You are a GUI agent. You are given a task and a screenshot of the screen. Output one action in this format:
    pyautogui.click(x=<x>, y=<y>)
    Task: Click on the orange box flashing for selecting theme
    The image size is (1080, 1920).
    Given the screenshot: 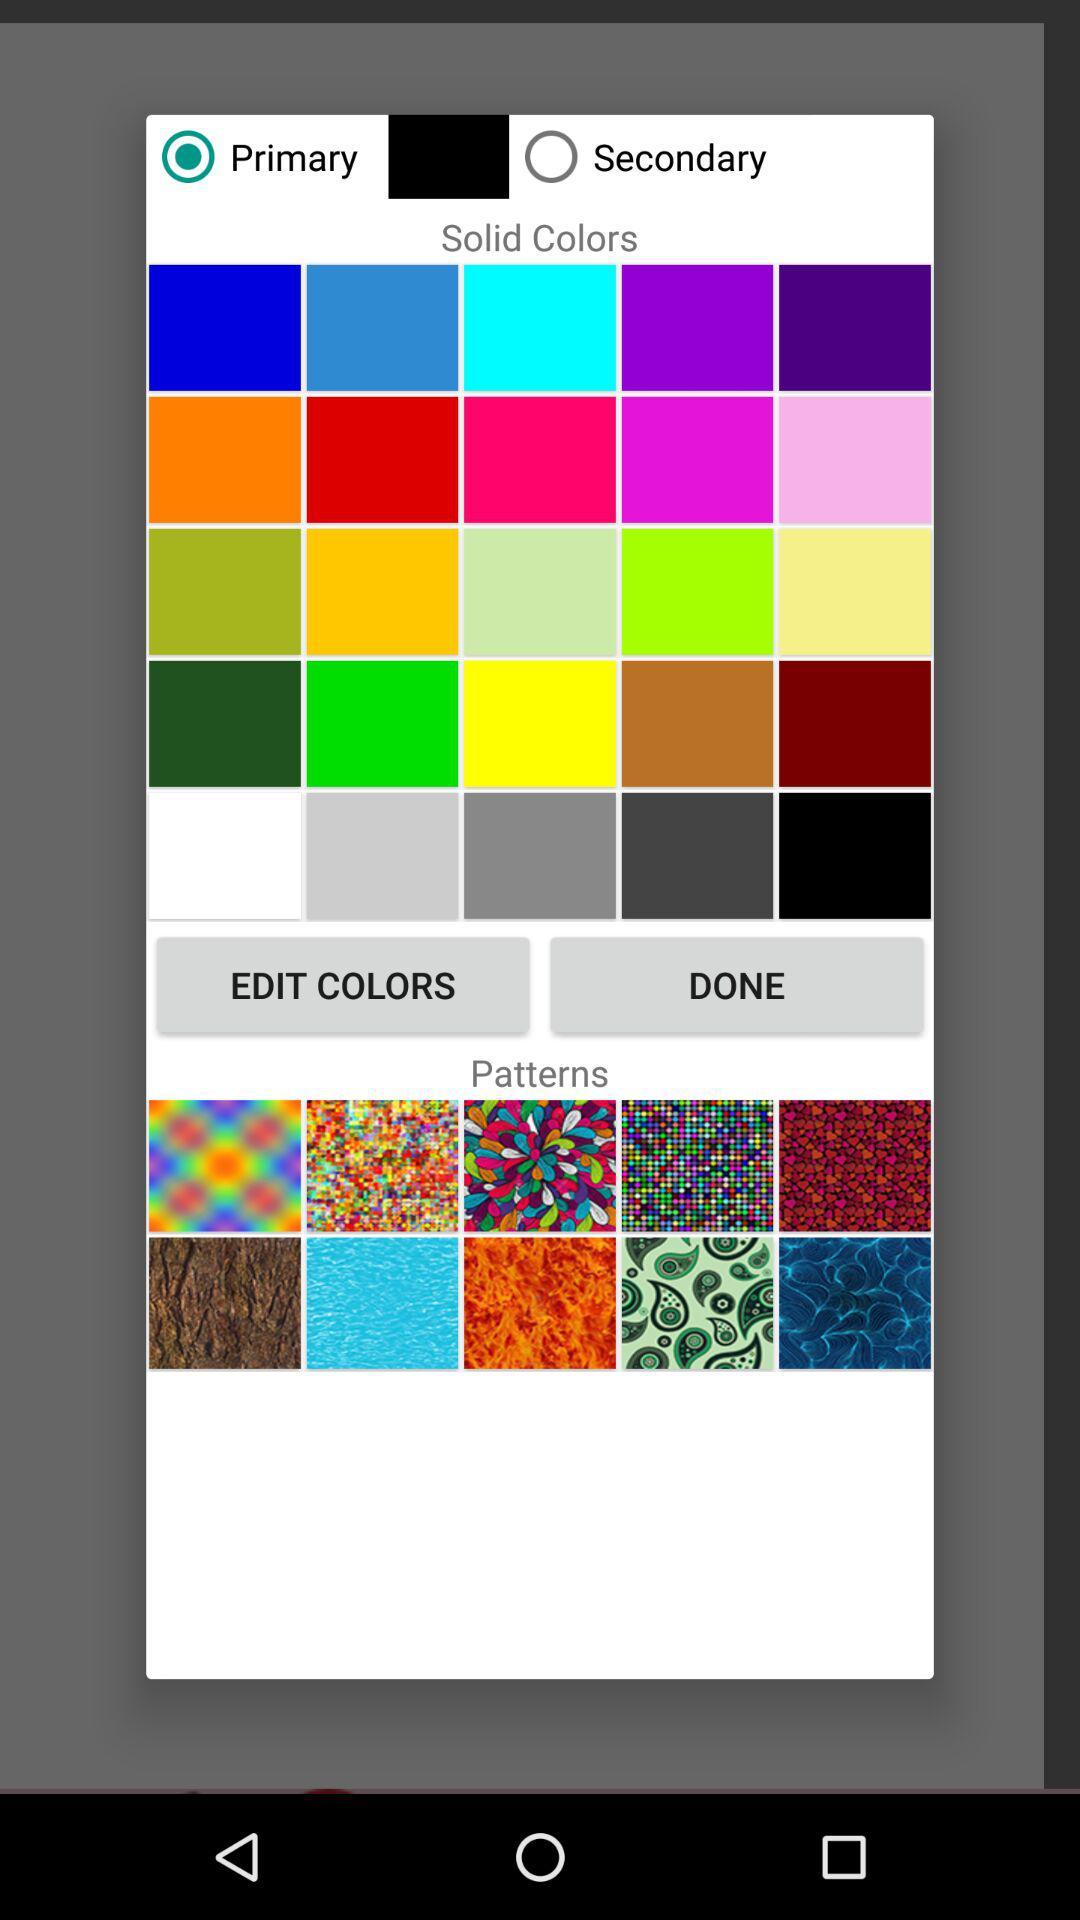 What is the action you would take?
    pyautogui.click(x=855, y=1303)
    